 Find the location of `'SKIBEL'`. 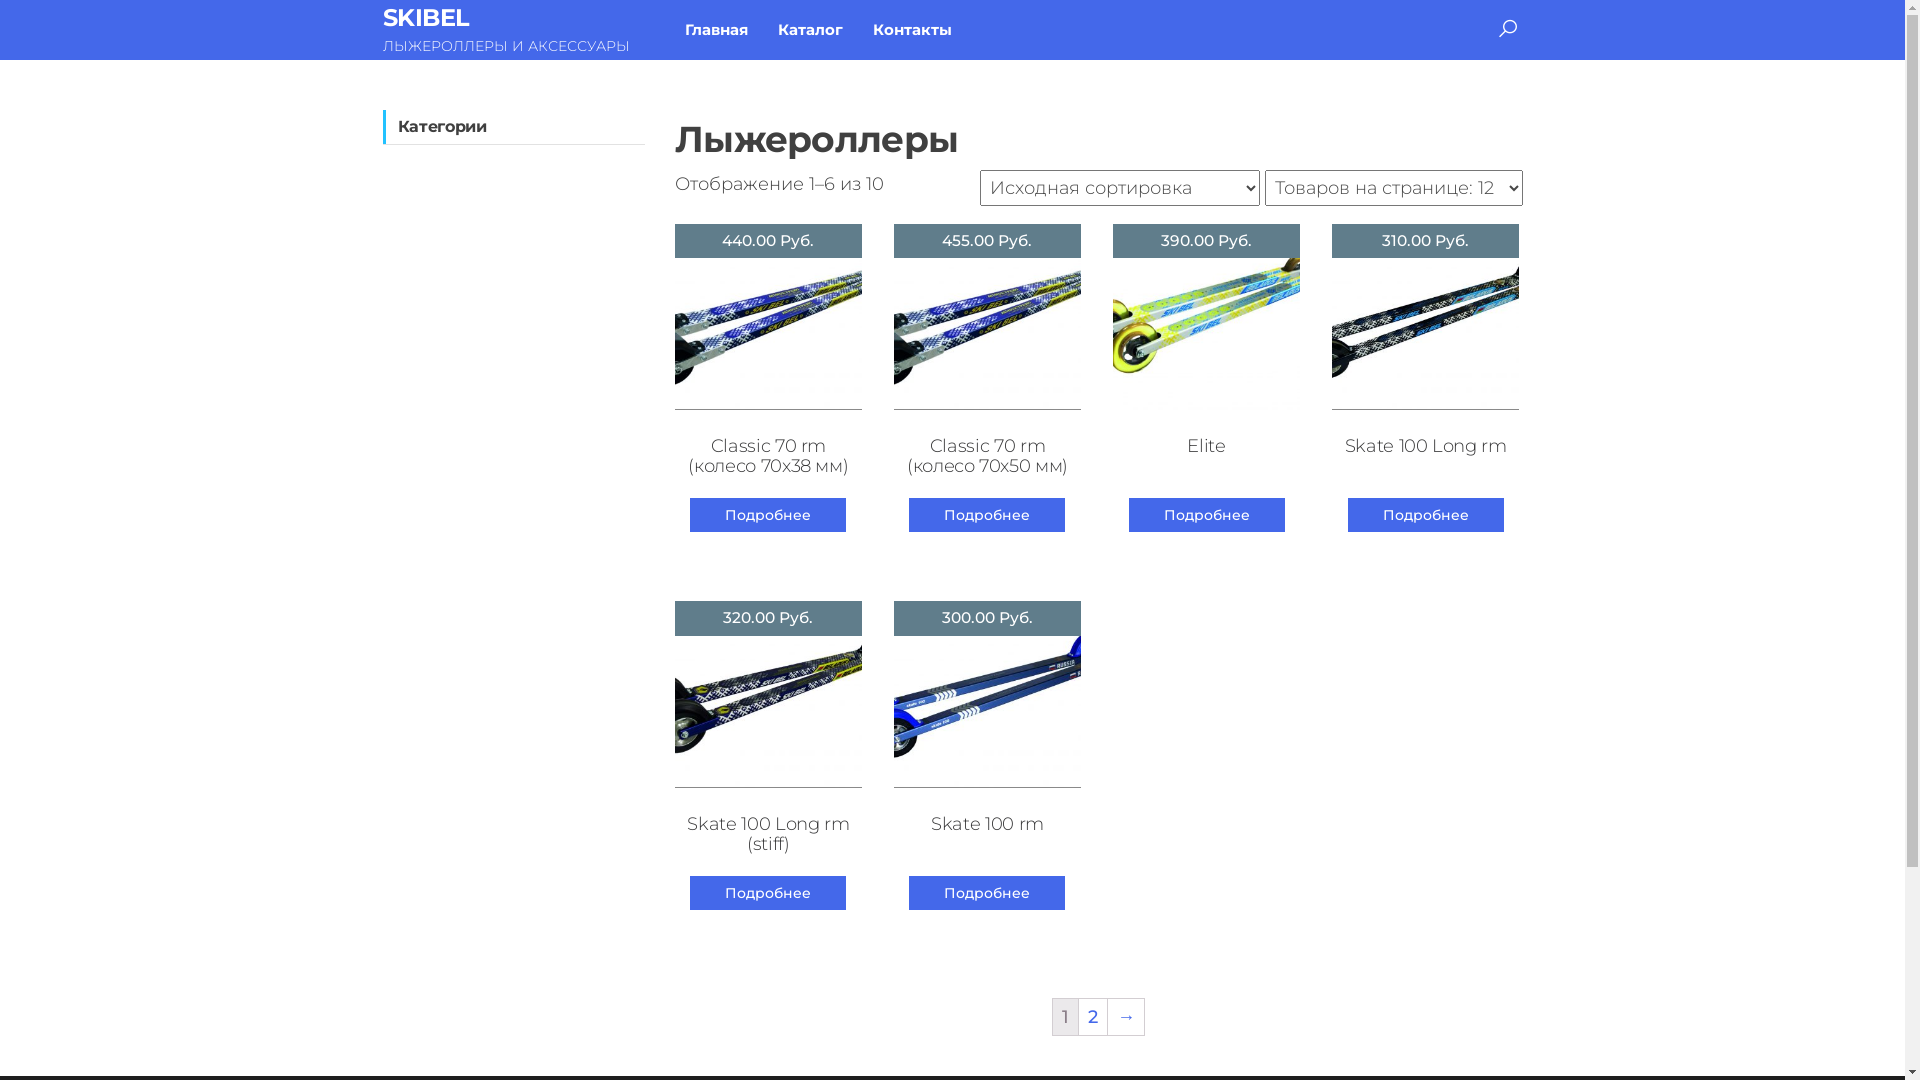

'SKIBEL' is located at coordinates (382, 17).